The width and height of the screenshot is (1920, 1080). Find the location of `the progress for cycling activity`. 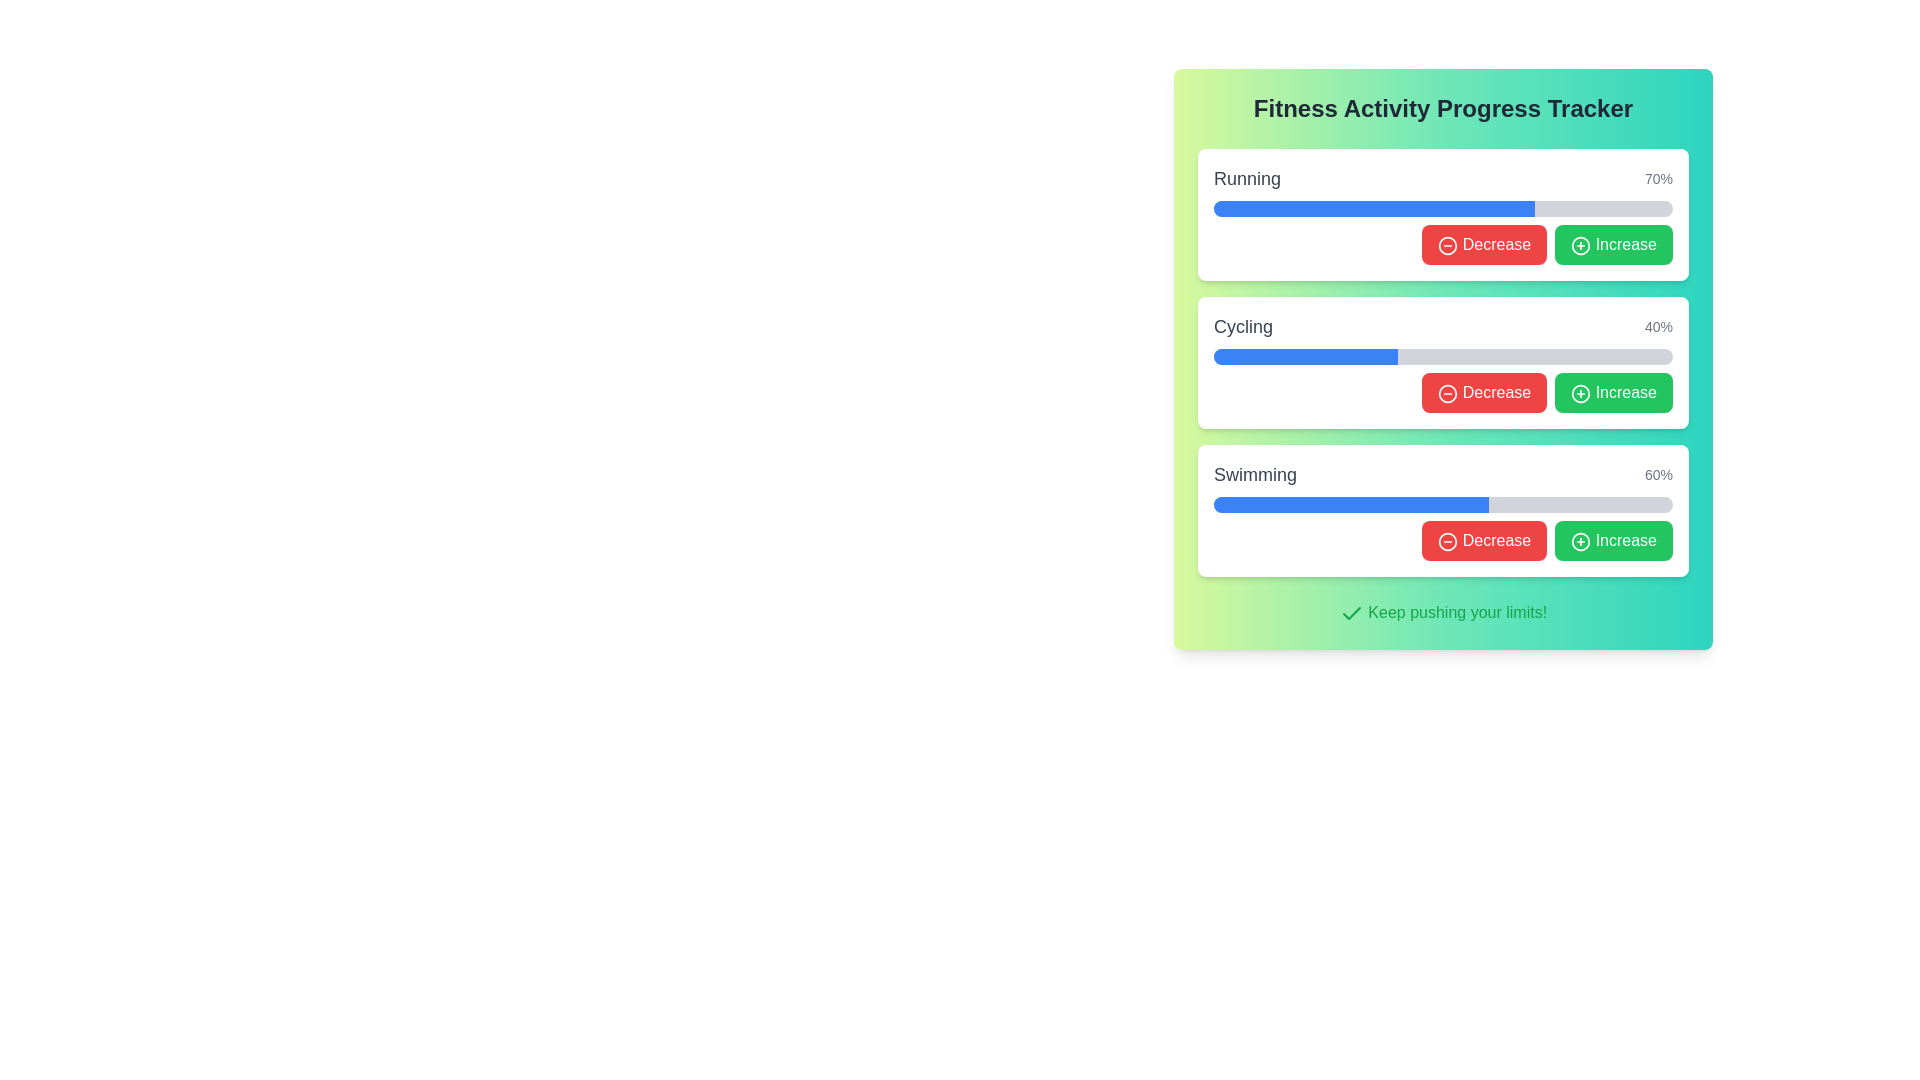

the progress for cycling activity is located at coordinates (1368, 356).